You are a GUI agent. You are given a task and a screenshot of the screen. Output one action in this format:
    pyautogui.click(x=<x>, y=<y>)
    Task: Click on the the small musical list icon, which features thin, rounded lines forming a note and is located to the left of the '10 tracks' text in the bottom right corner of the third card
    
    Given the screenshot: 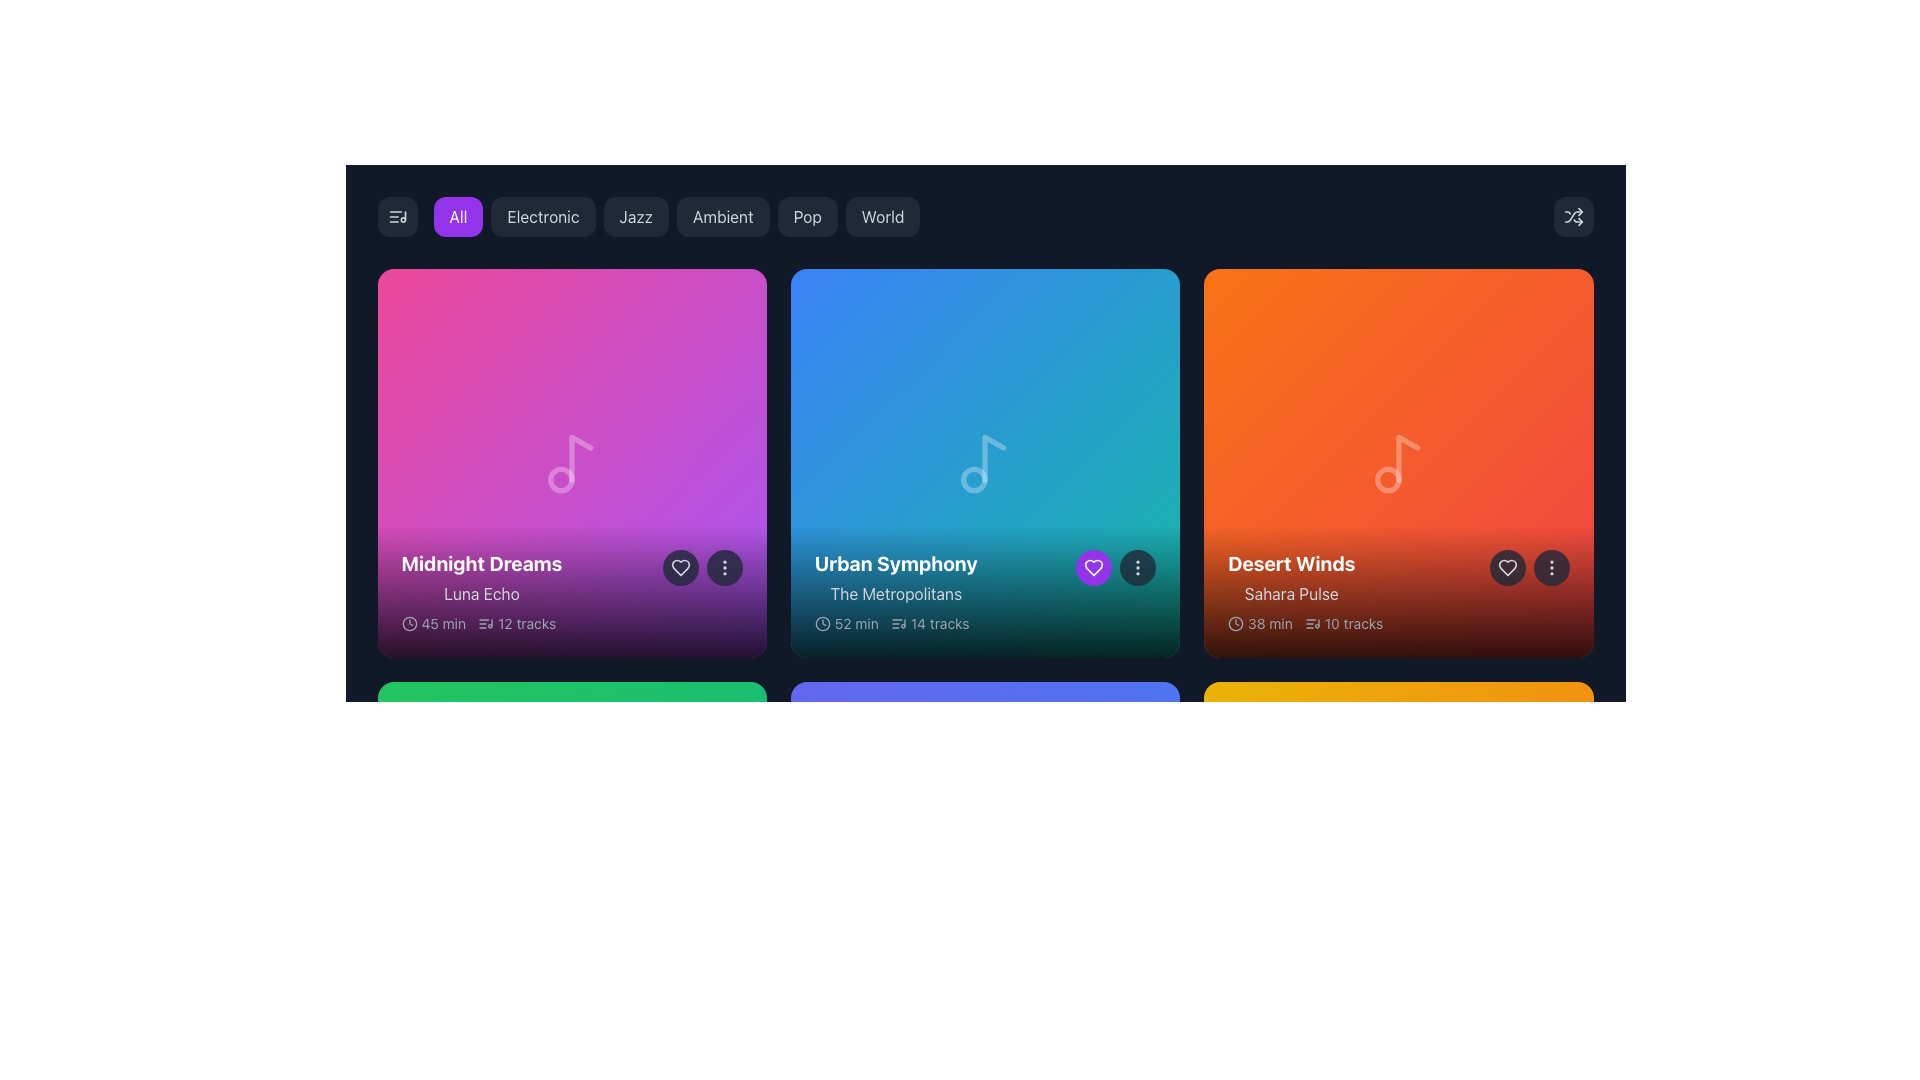 What is the action you would take?
    pyautogui.click(x=1312, y=623)
    